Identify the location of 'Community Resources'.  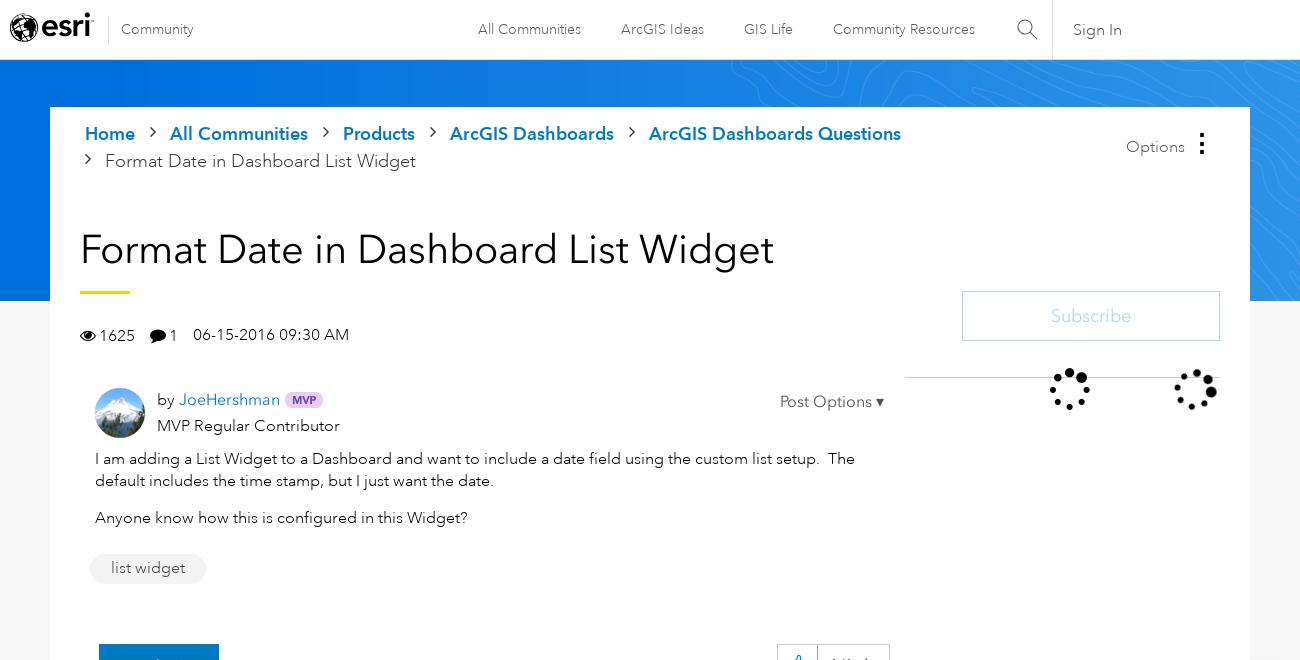
(901, 28).